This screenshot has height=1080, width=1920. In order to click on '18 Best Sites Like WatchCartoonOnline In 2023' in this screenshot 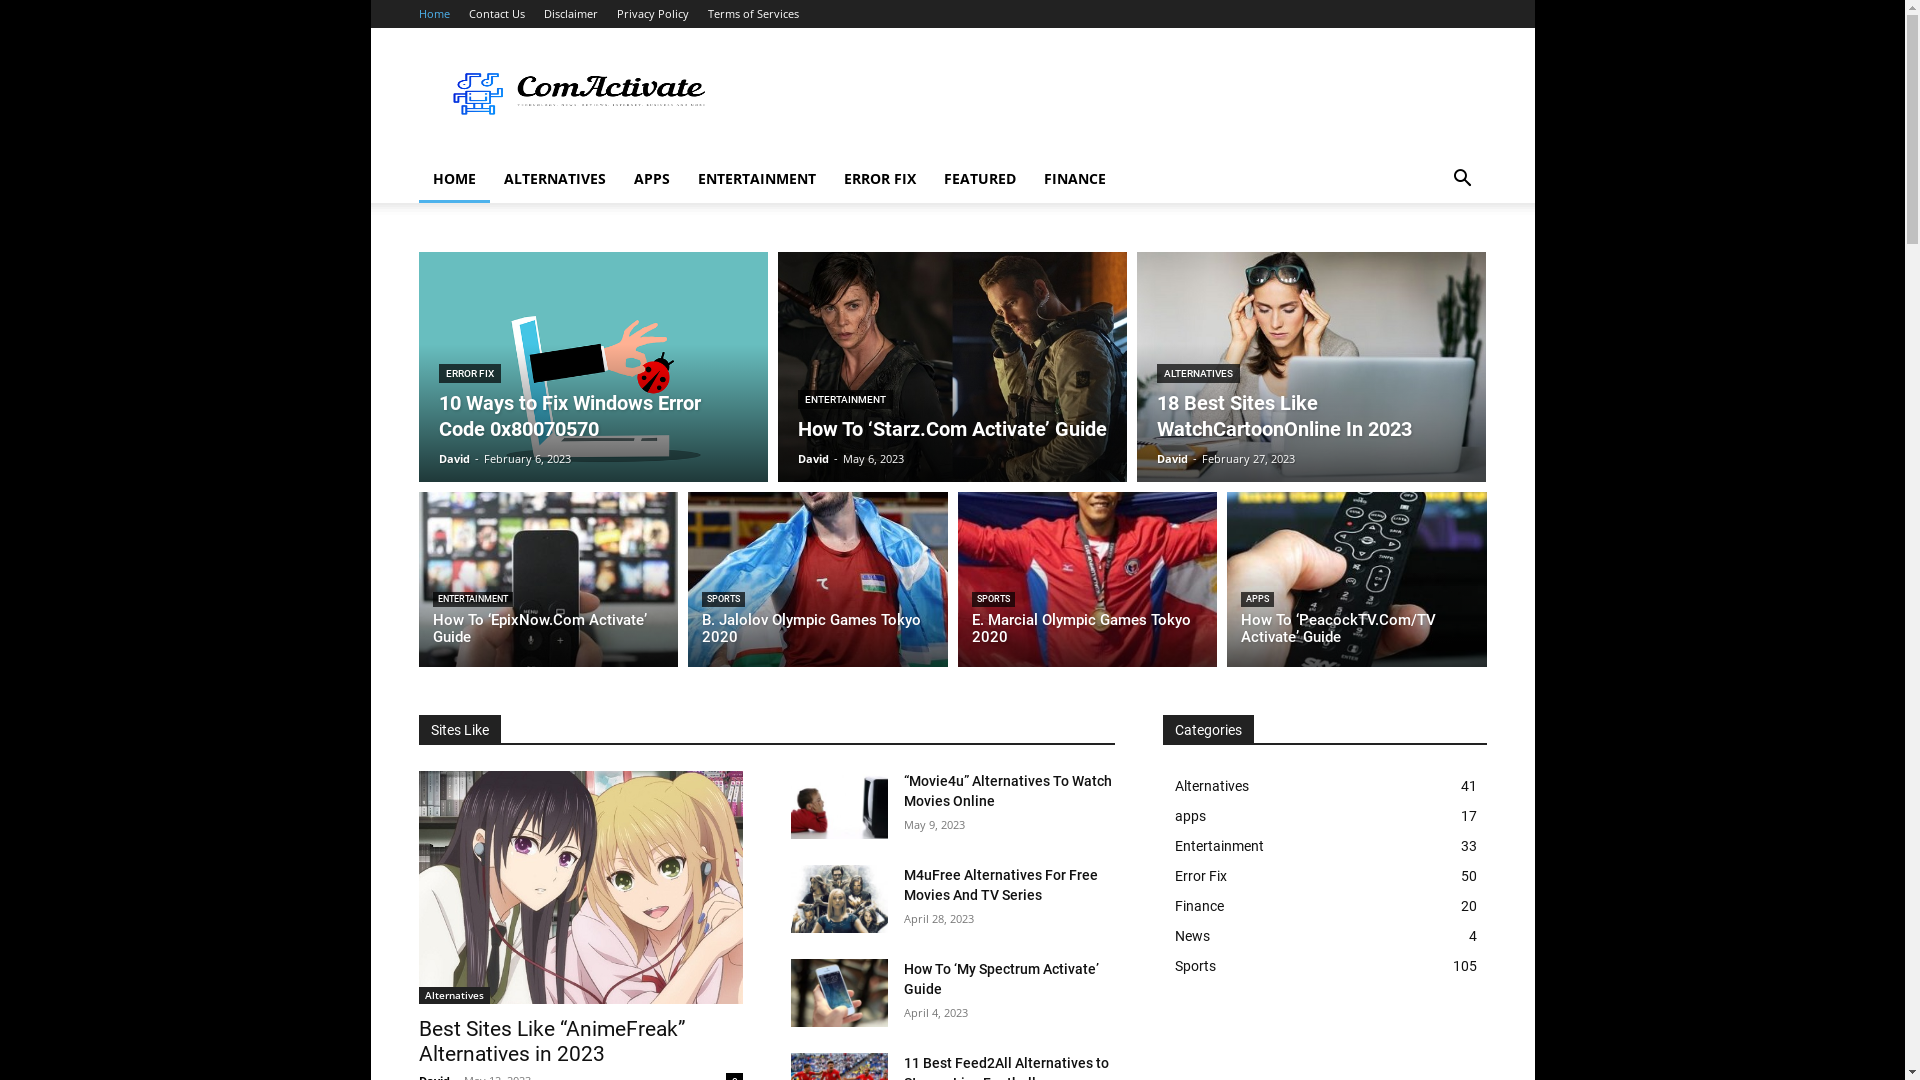, I will do `click(1284, 415)`.